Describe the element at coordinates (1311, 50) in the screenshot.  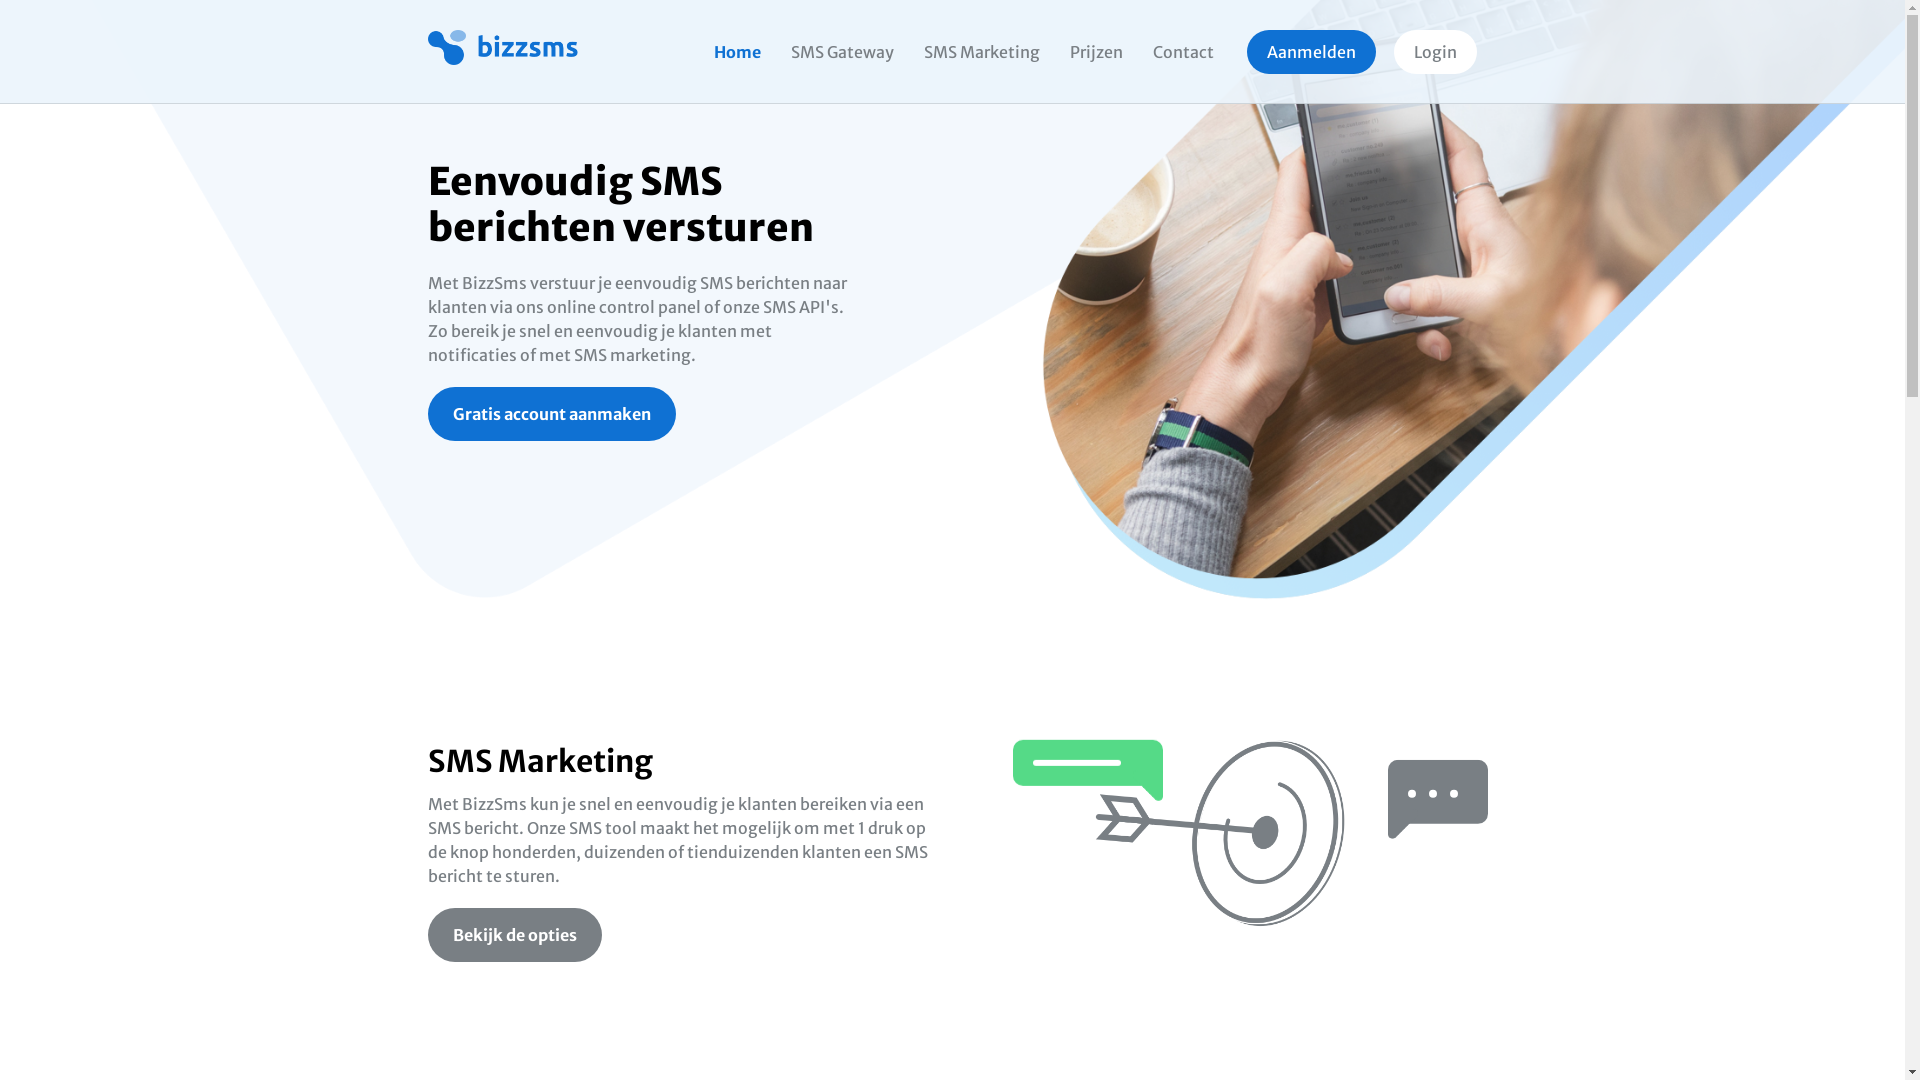
I see `'Aanmelden'` at that location.